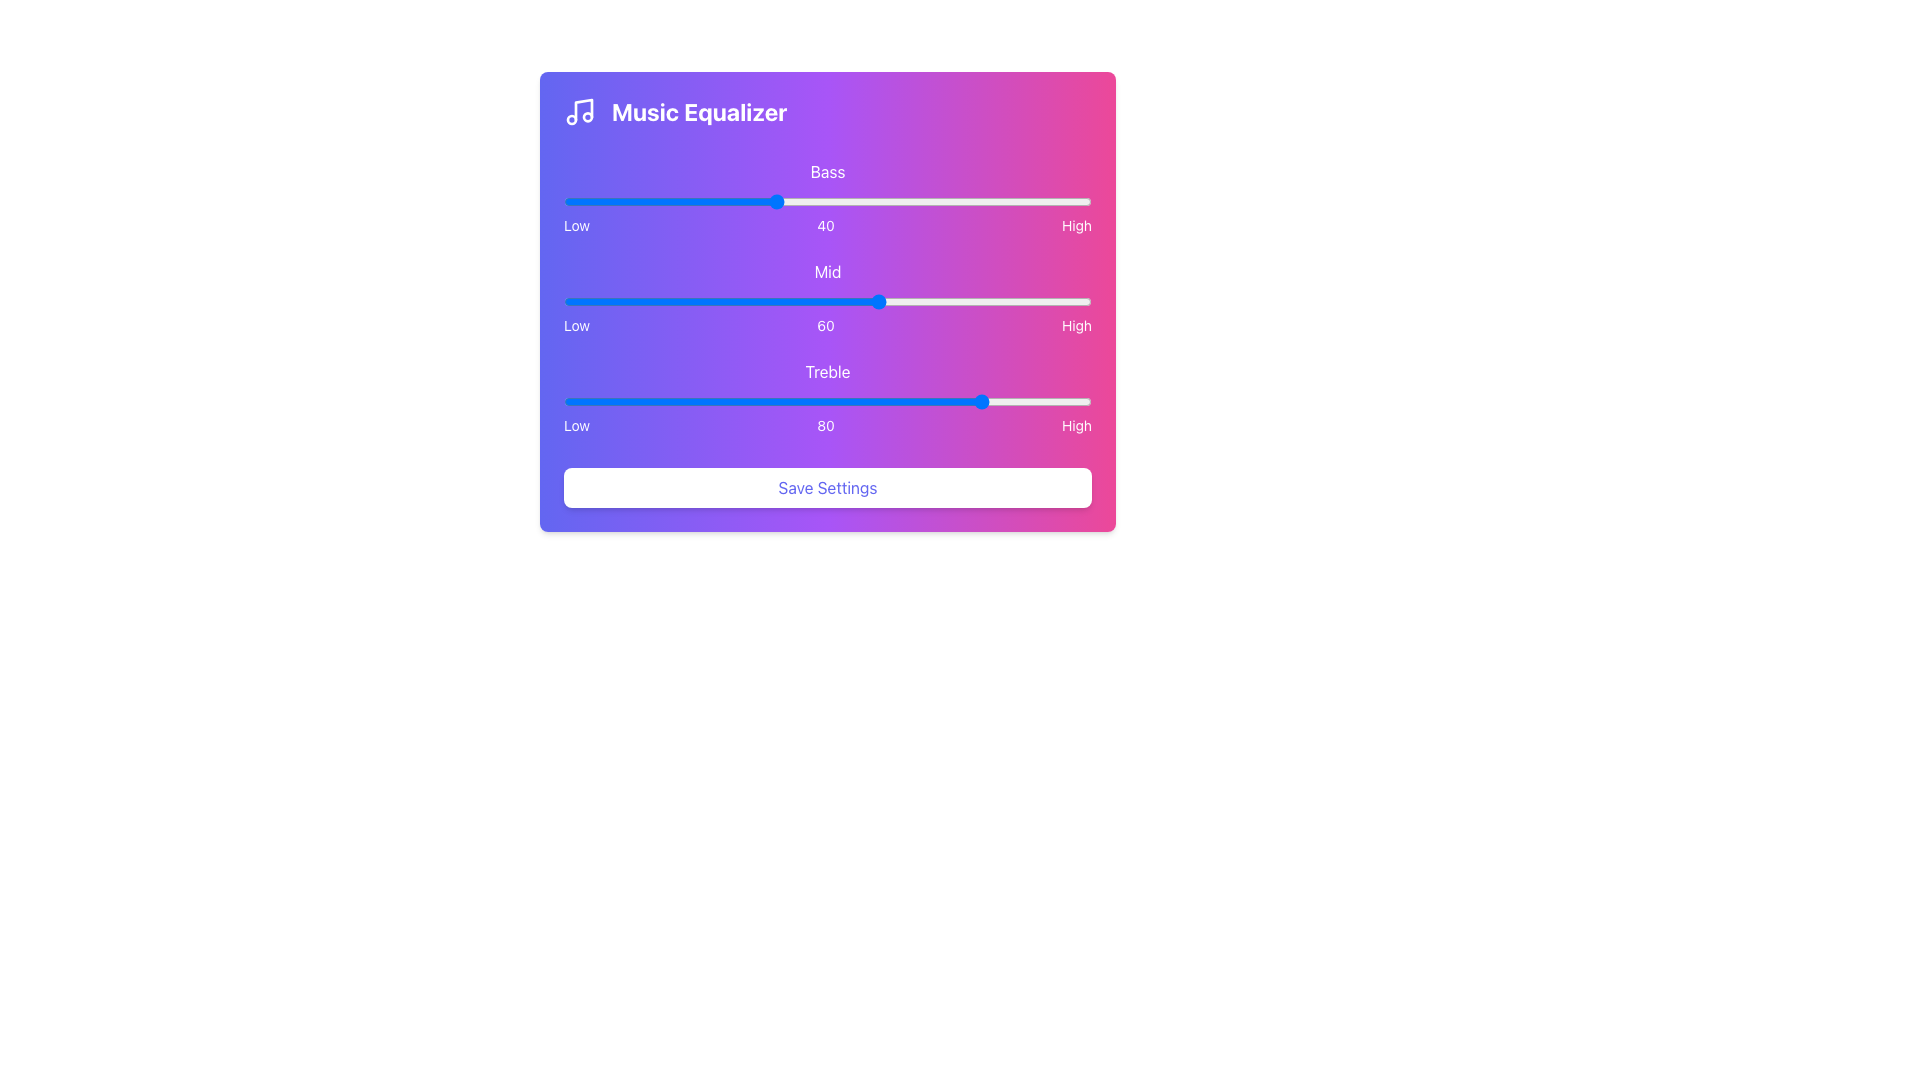  I want to click on mid-range frequency, so click(1048, 301).